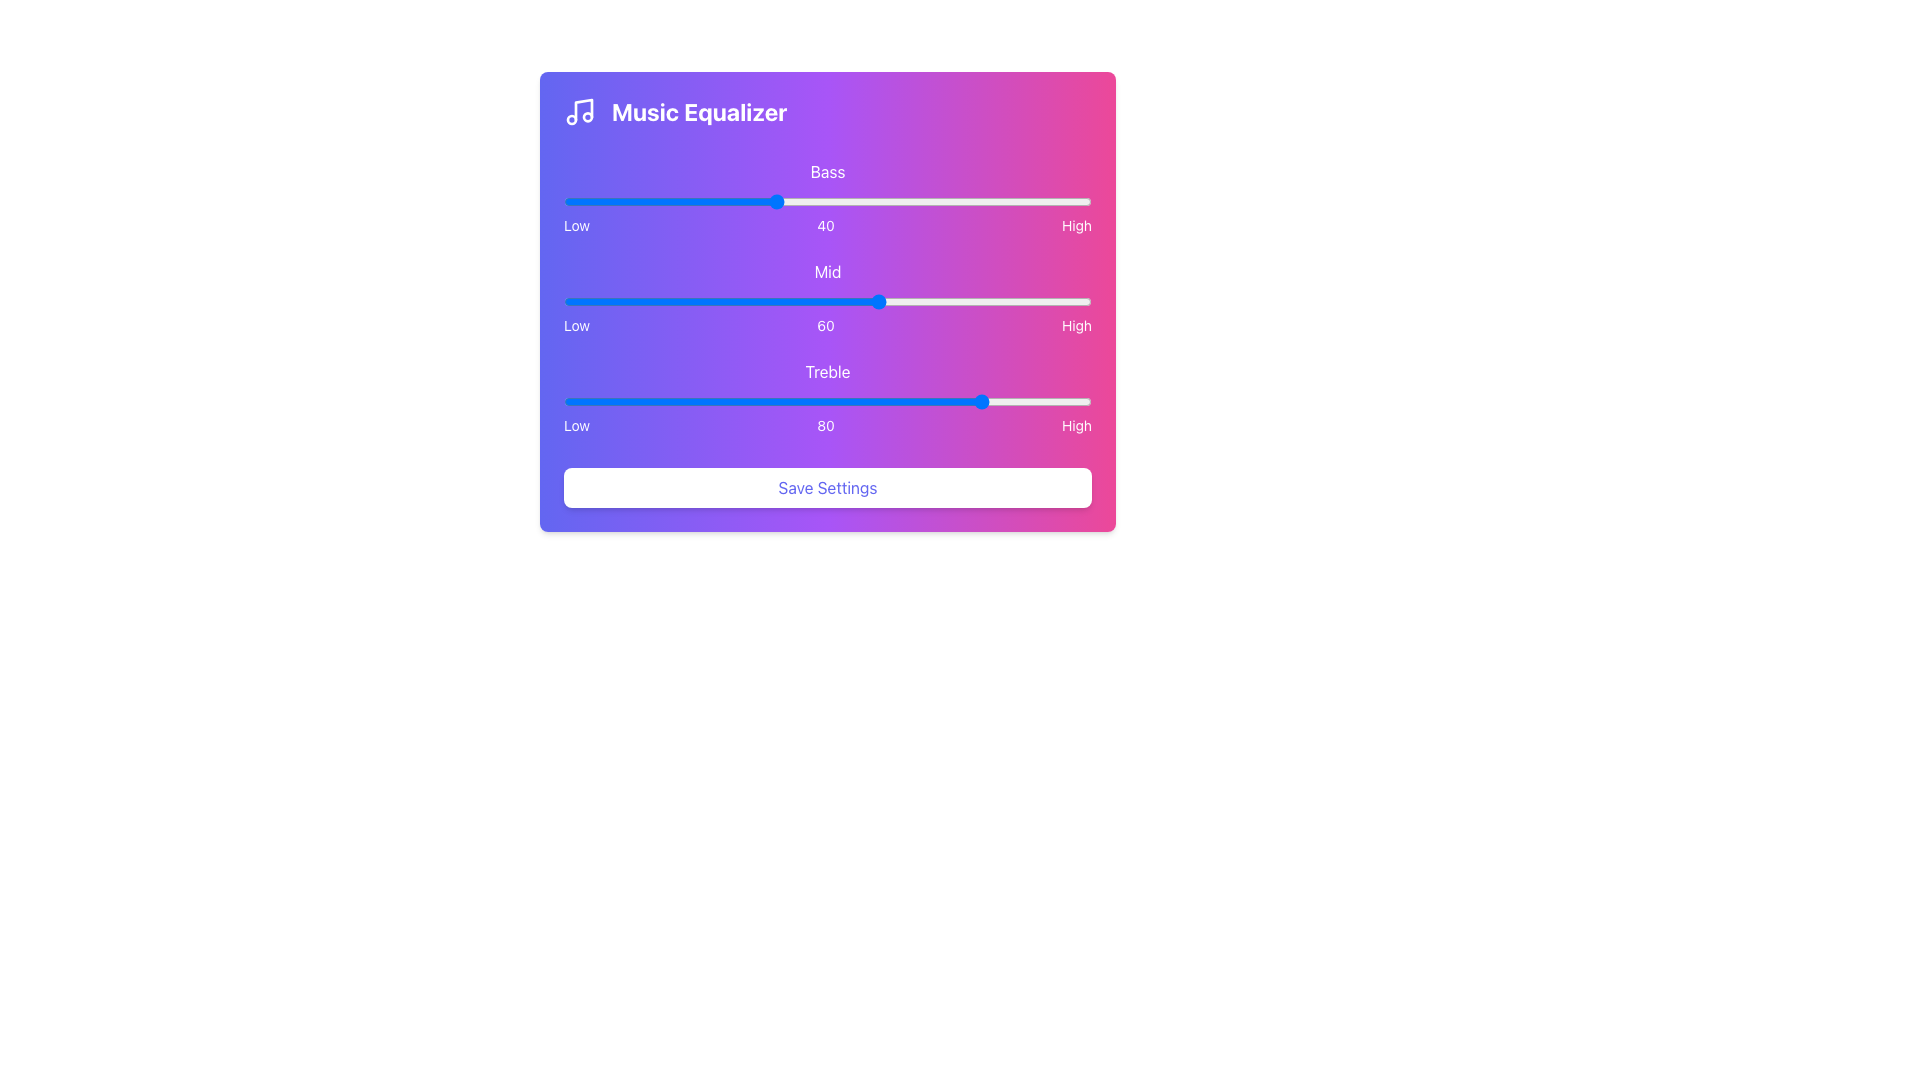  I want to click on mid-range frequency, so click(1048, 301).